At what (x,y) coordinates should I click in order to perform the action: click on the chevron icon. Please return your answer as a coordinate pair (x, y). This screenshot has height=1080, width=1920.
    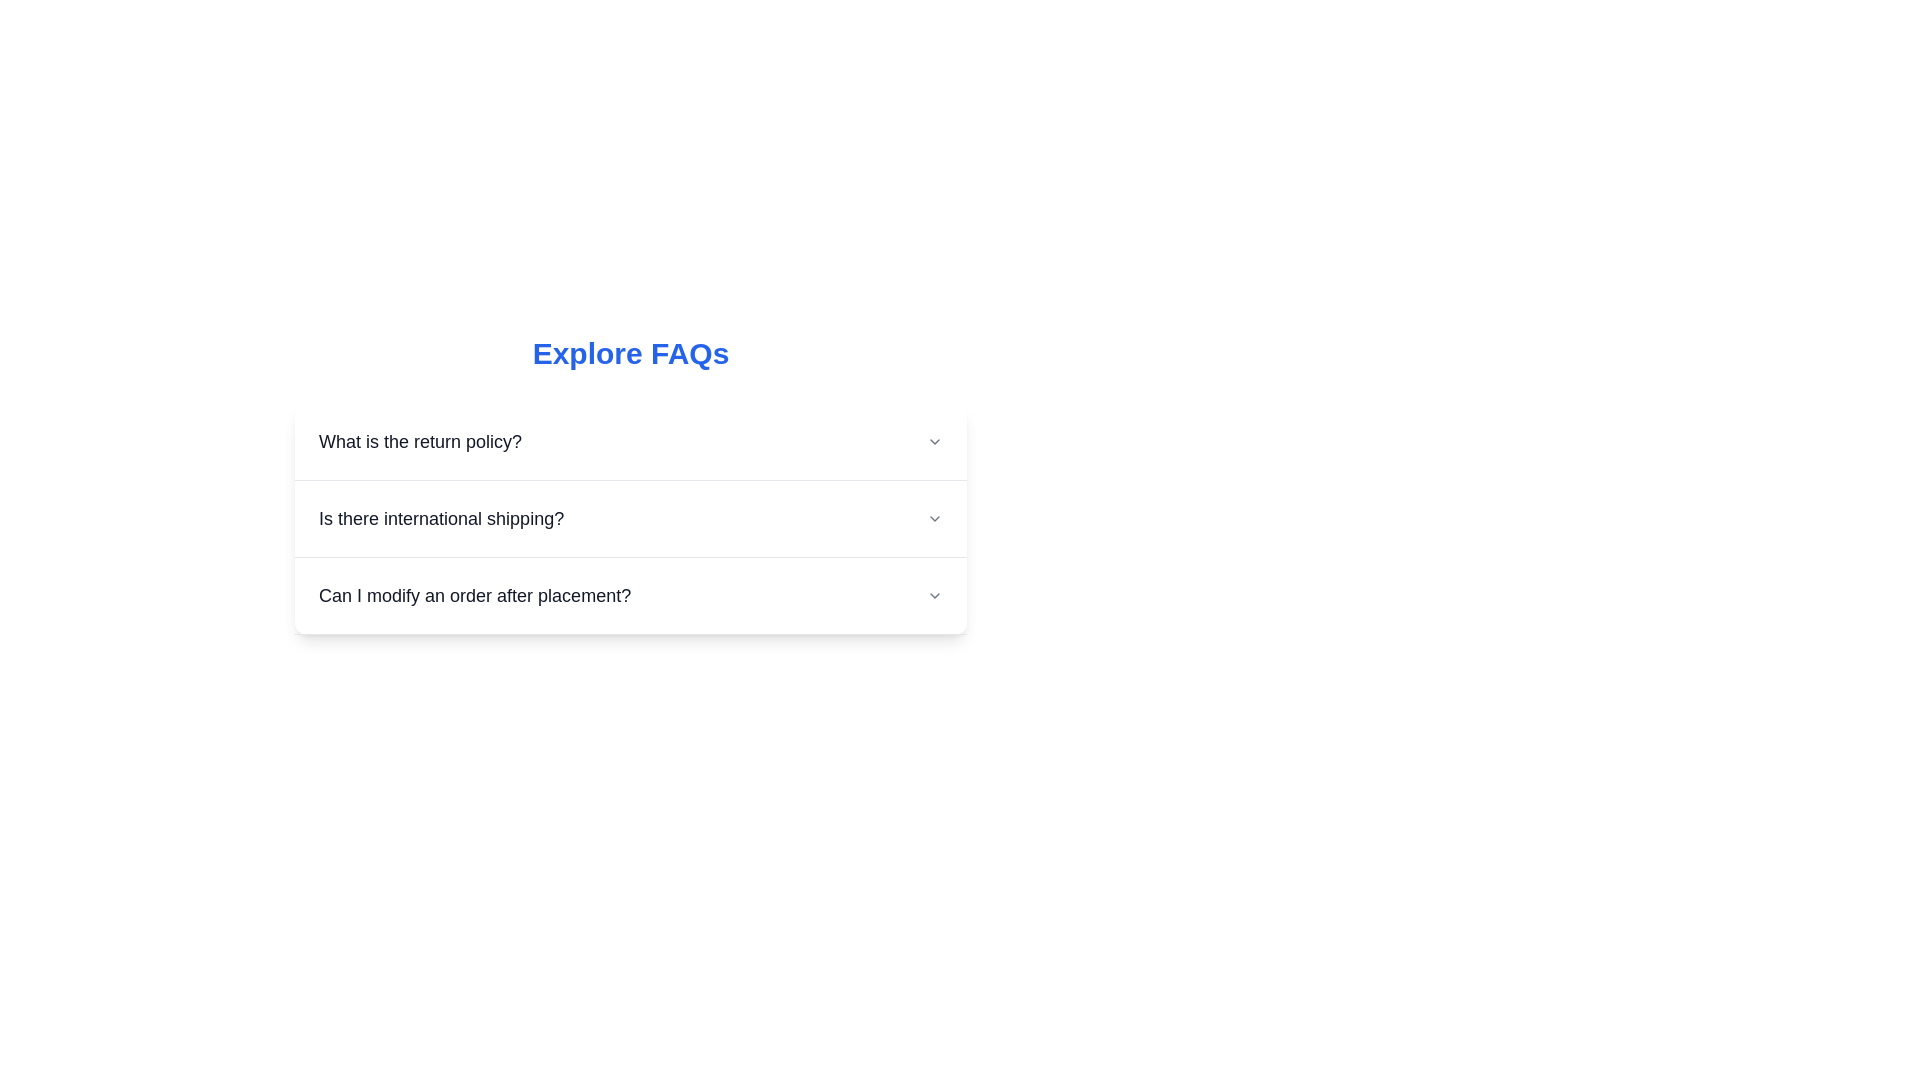
    Looking at the image, I should click on (934, 595).